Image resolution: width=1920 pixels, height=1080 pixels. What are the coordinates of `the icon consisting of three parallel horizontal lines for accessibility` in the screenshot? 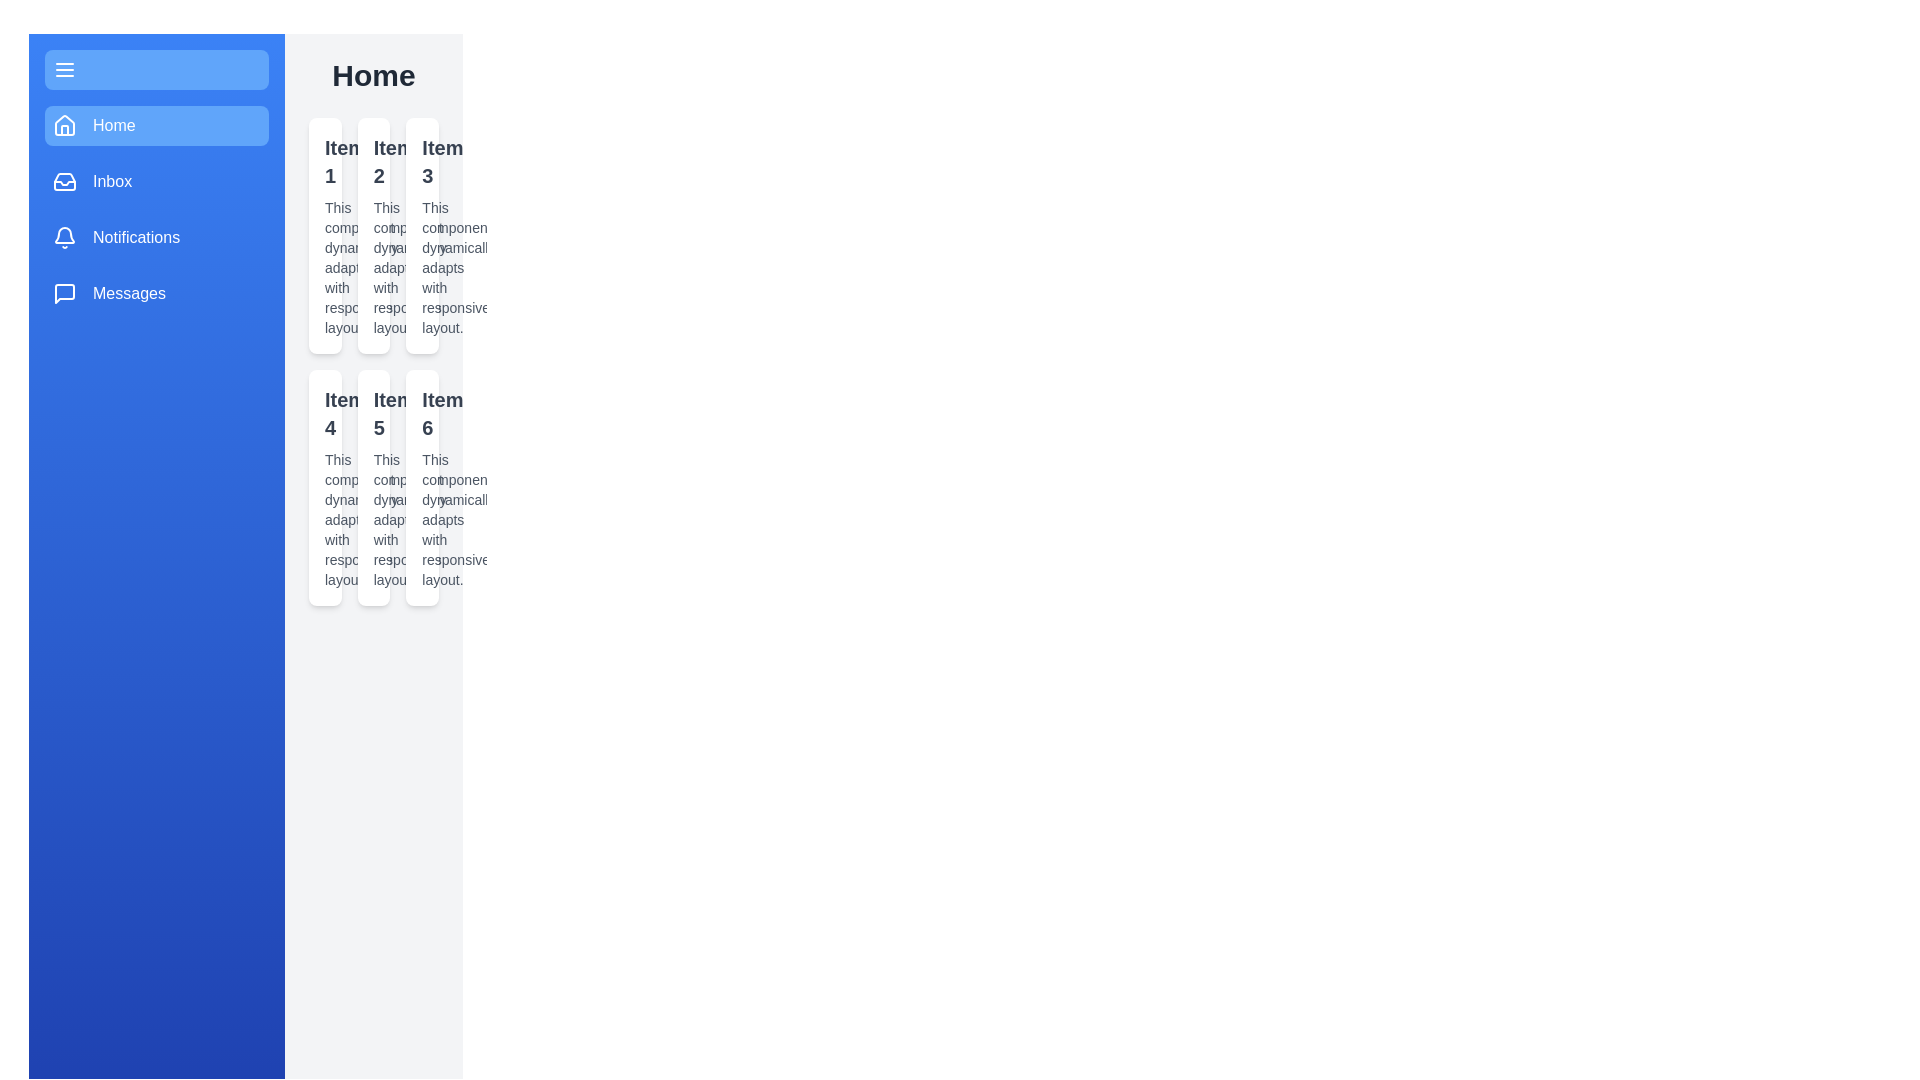 It's located at (65, 68).